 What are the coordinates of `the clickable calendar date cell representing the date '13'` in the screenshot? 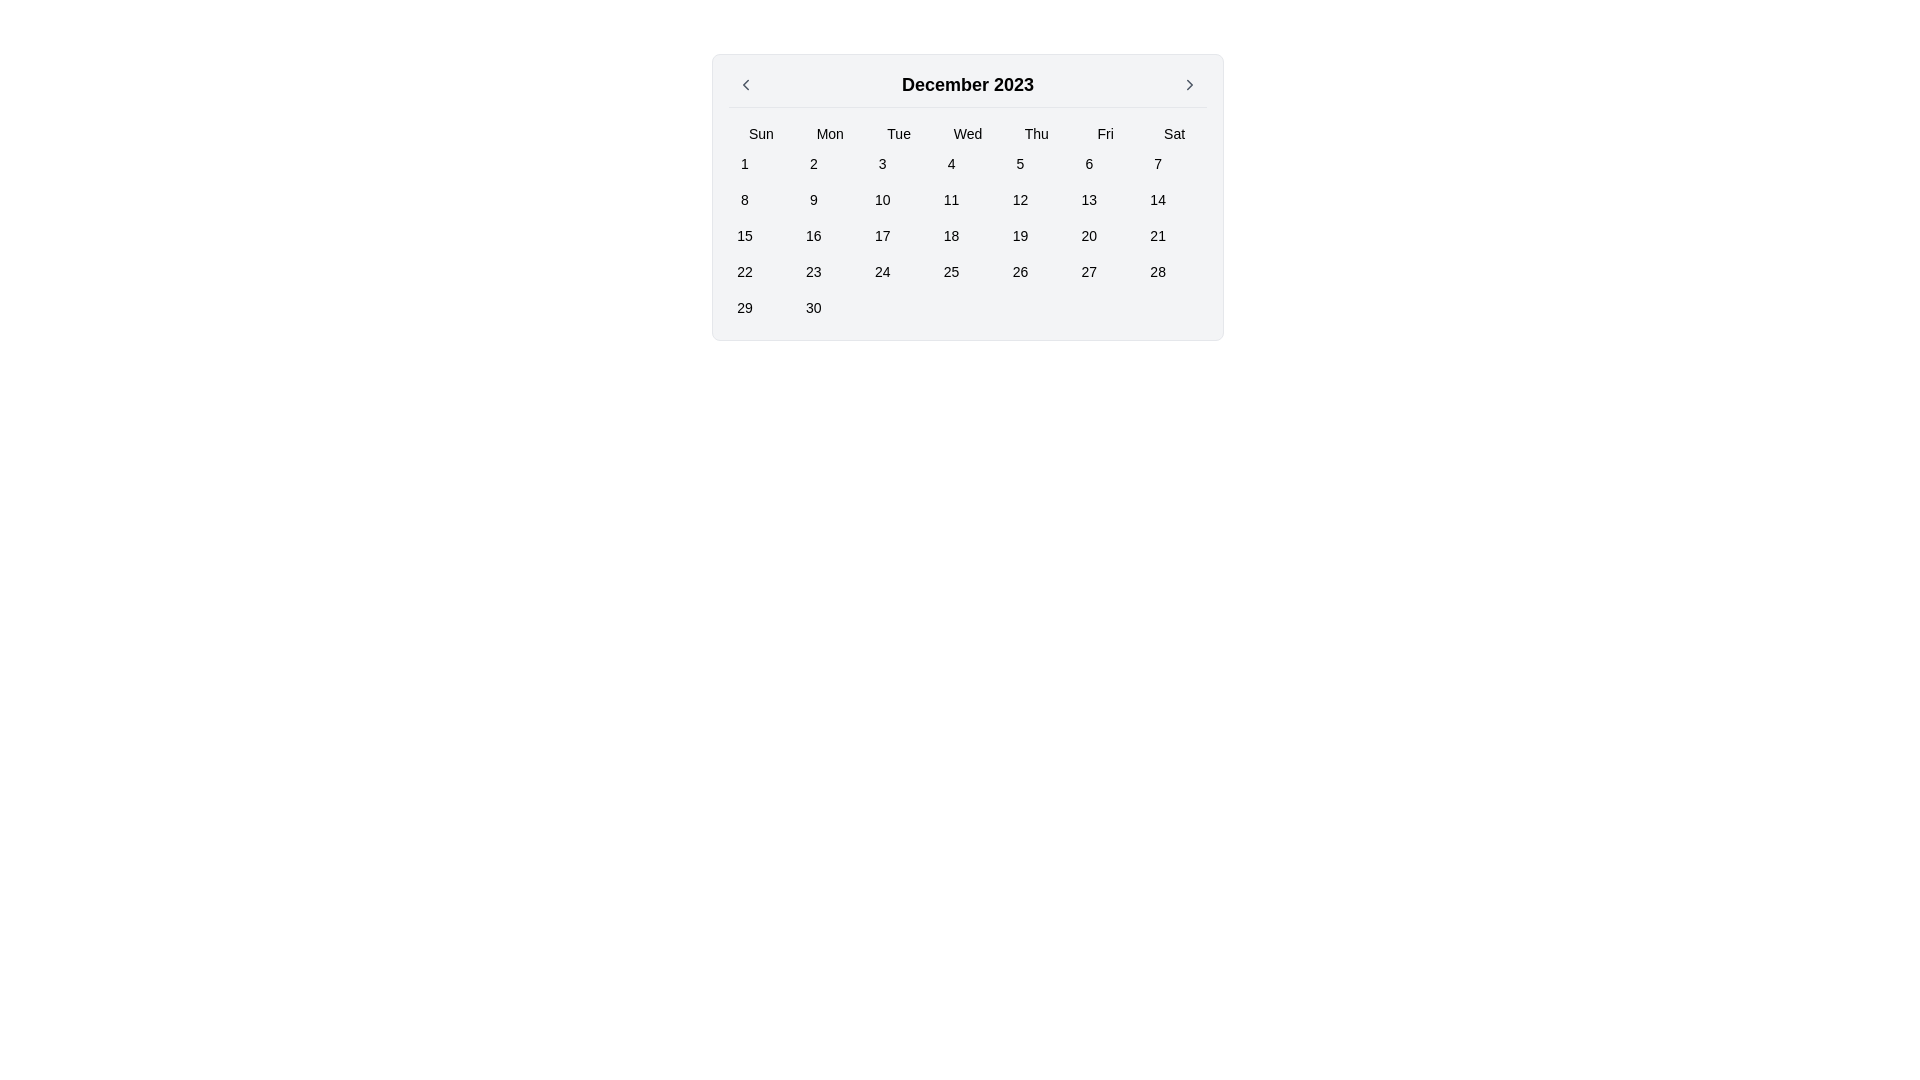 It's located at (1088, 200).